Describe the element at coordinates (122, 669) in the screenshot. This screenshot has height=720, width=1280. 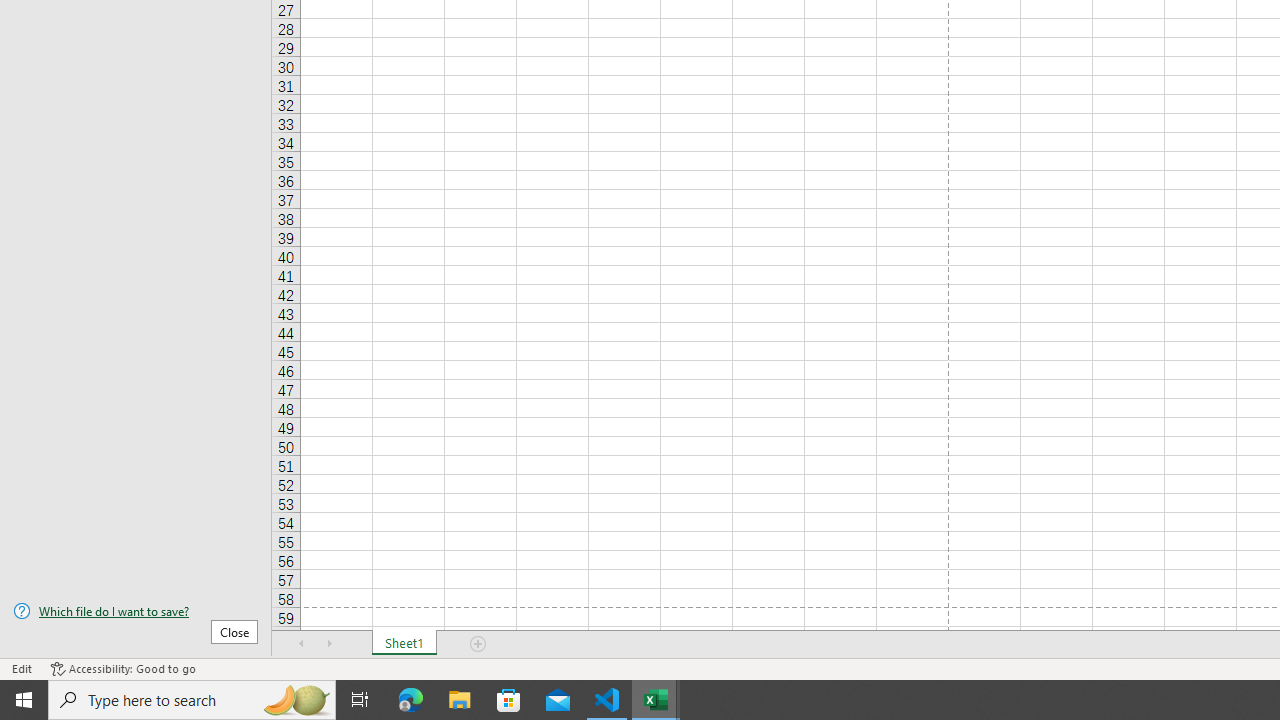
I see `'Accessibility Checker Accessibility: Good to go'` at that location.